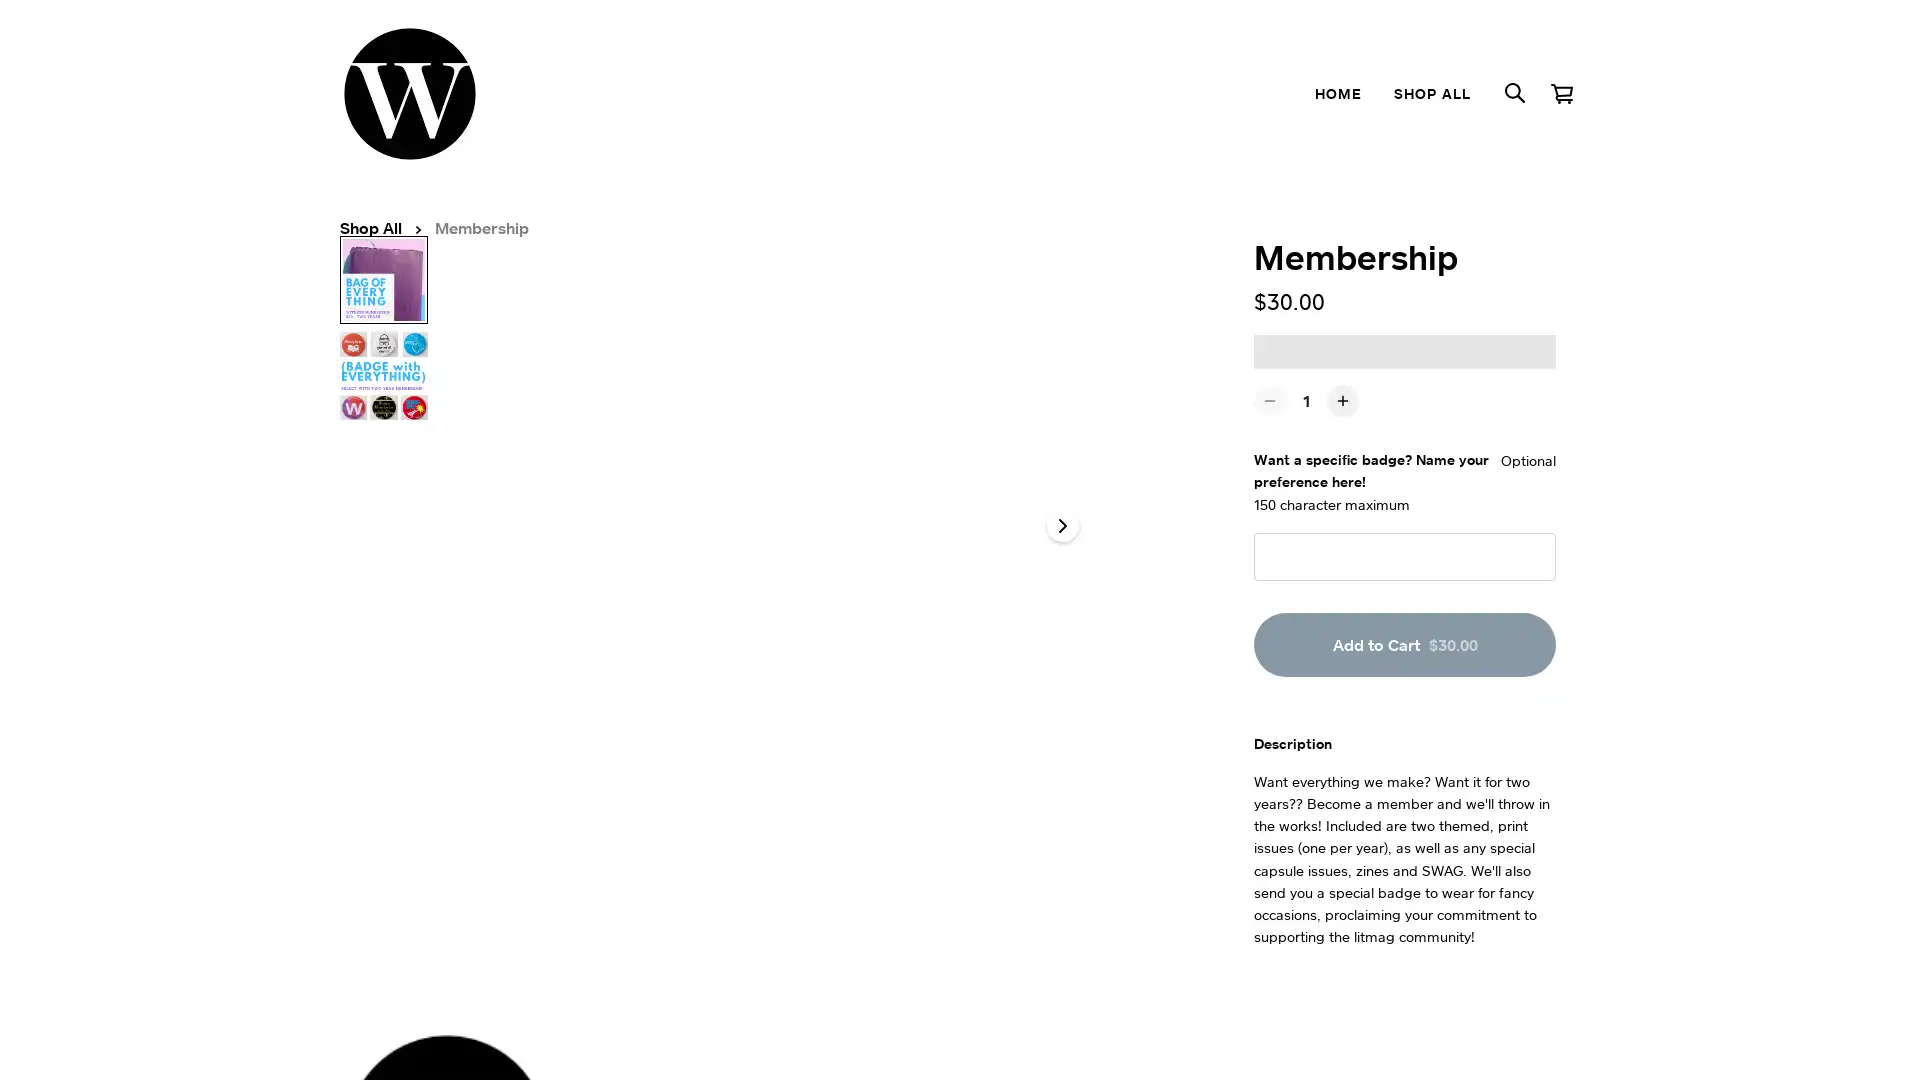  What do you see at coordinates (1301, 377) in the screenshot?
I see `Afterpay logo - Opens a dialog` at bounding box center [1301, 377].